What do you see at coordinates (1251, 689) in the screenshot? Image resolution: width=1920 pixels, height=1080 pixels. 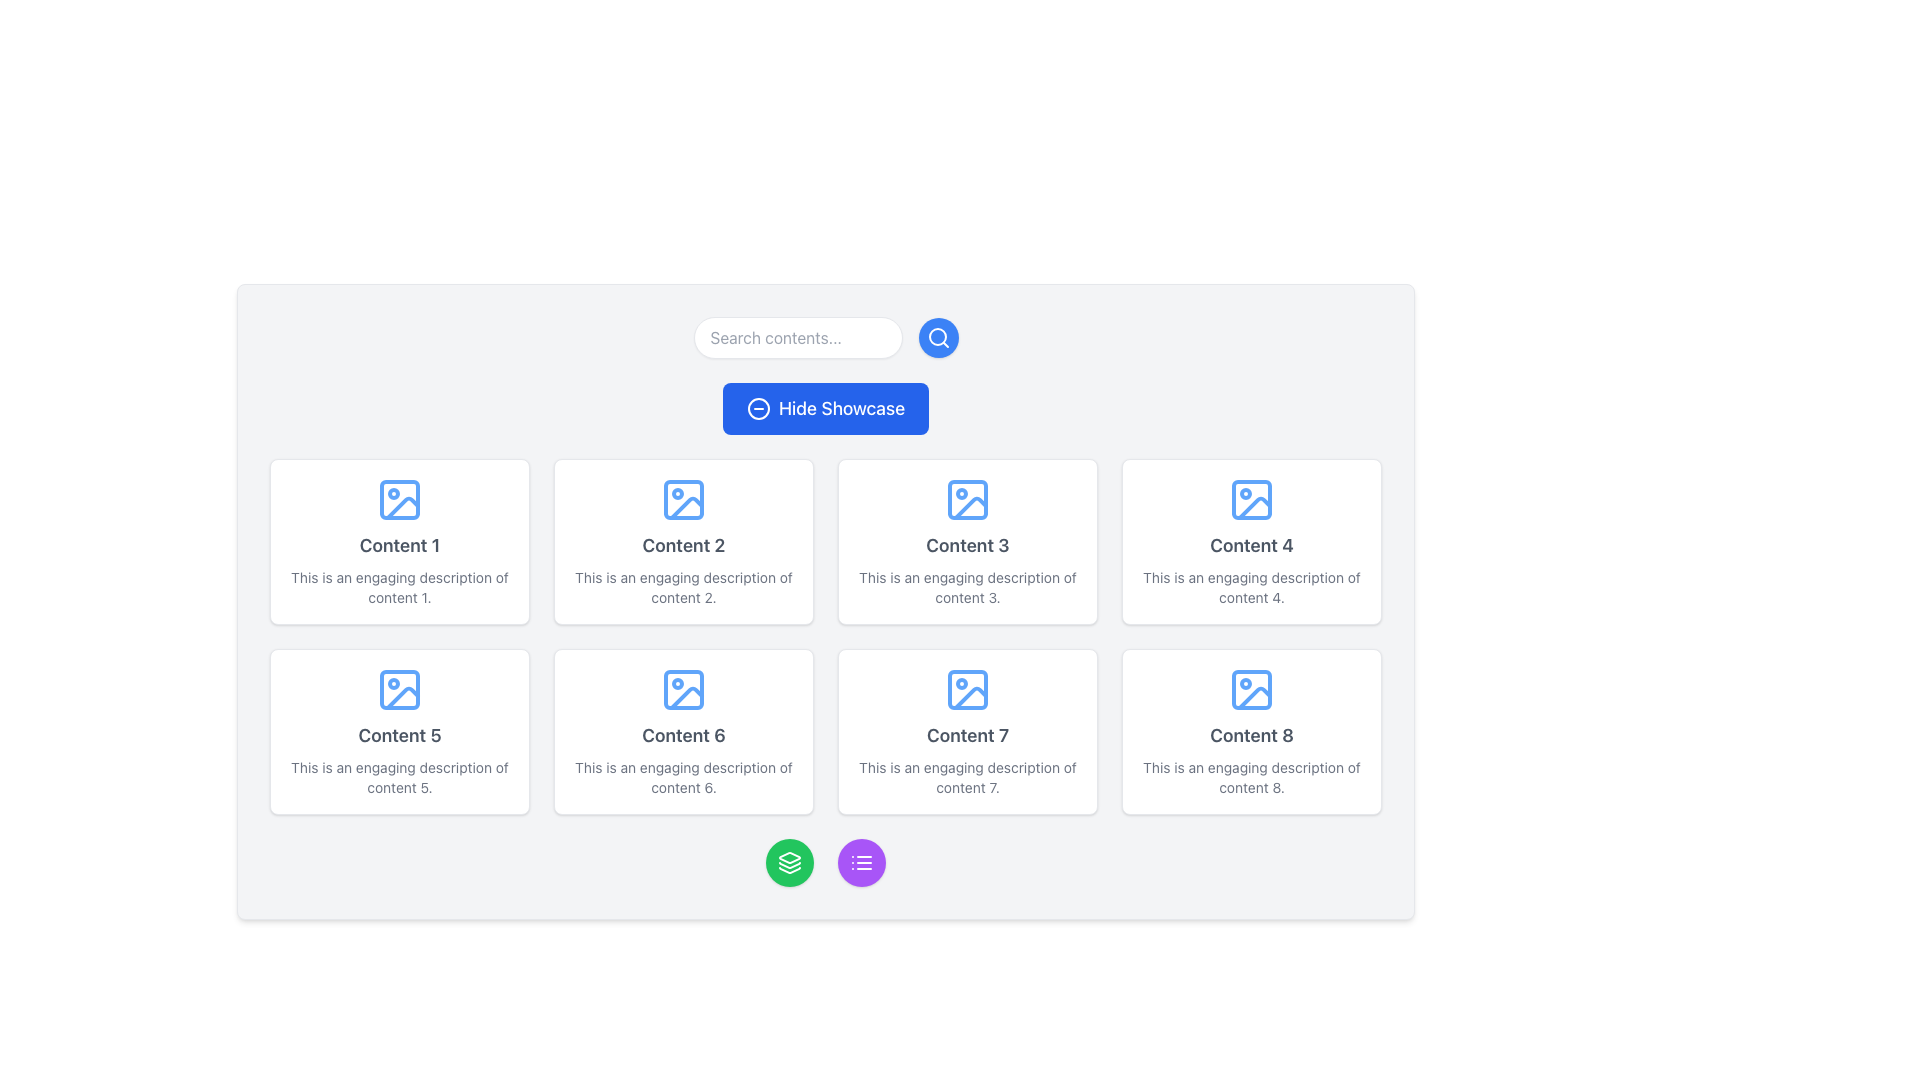 I see `the icon depicting a stylized image outline of a sun and mountain, located at the top of the 'Content 8' card` at bounding box center [1251, 689].